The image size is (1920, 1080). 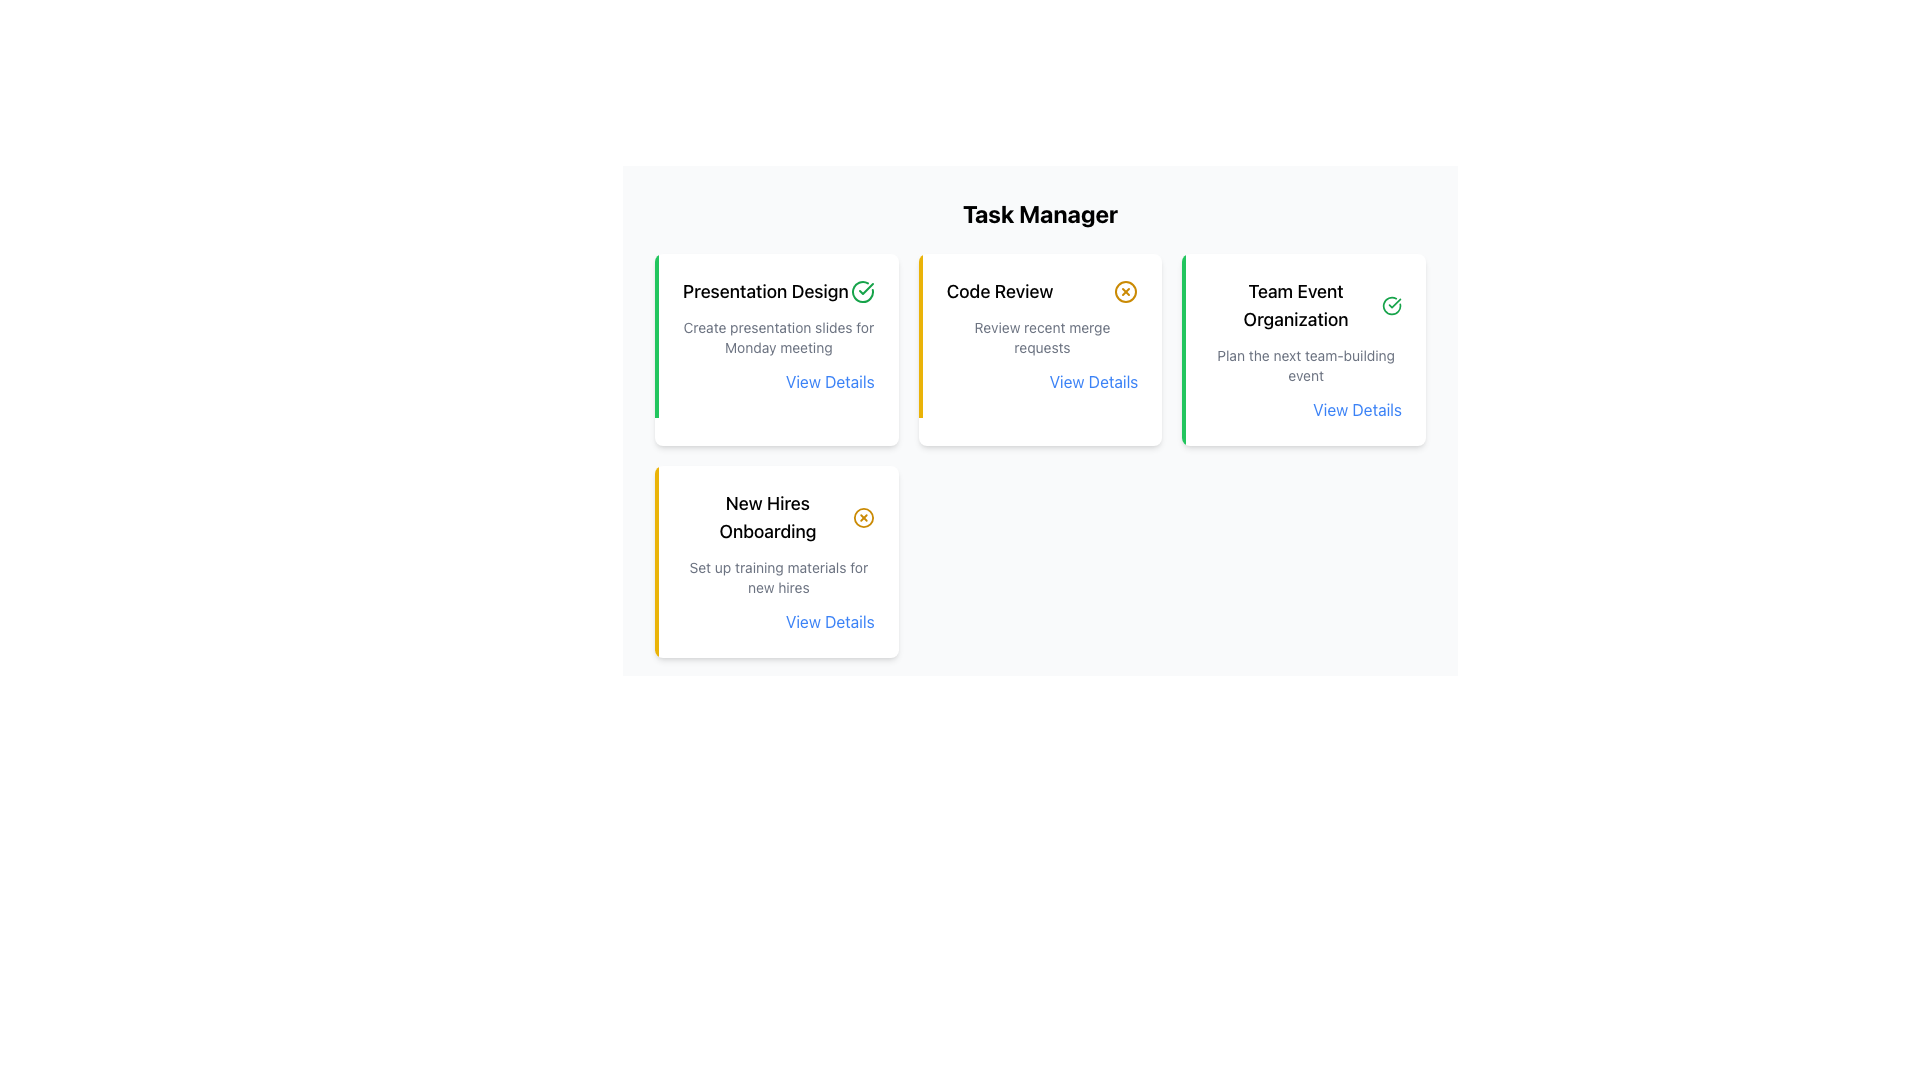 I want to click on the text label displaying 'Set up training materials for new hires.' which is located within the 'New Hires Onboarding' card, positioned below the title and above the 'View Details' link, so click(x=777, y=578).